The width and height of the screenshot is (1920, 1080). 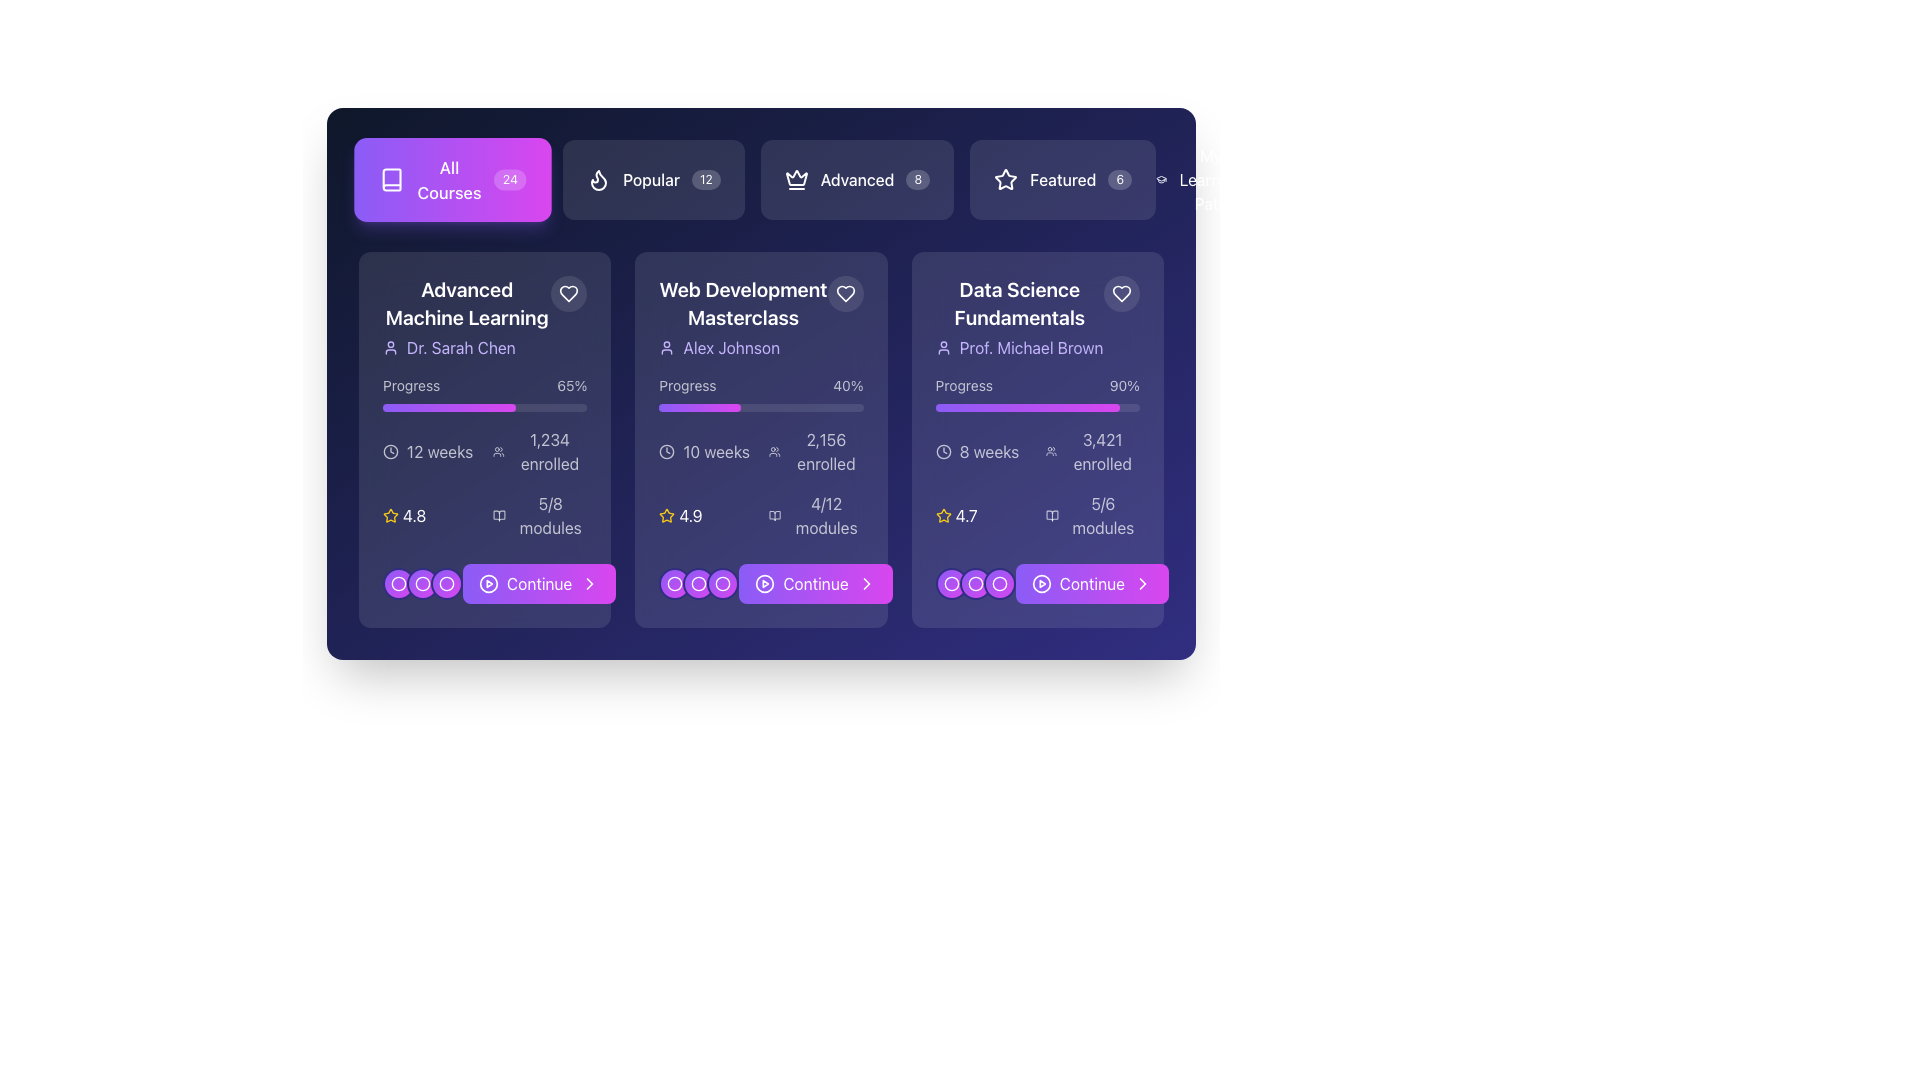 What do you see at coordinates (774, 451) in the screenshot?
I see `the enrollment icon representing participation in the 'Web Development Masterclass' course, which is located near the text '2,156 enrolled'` at bounding box center [774, 451].